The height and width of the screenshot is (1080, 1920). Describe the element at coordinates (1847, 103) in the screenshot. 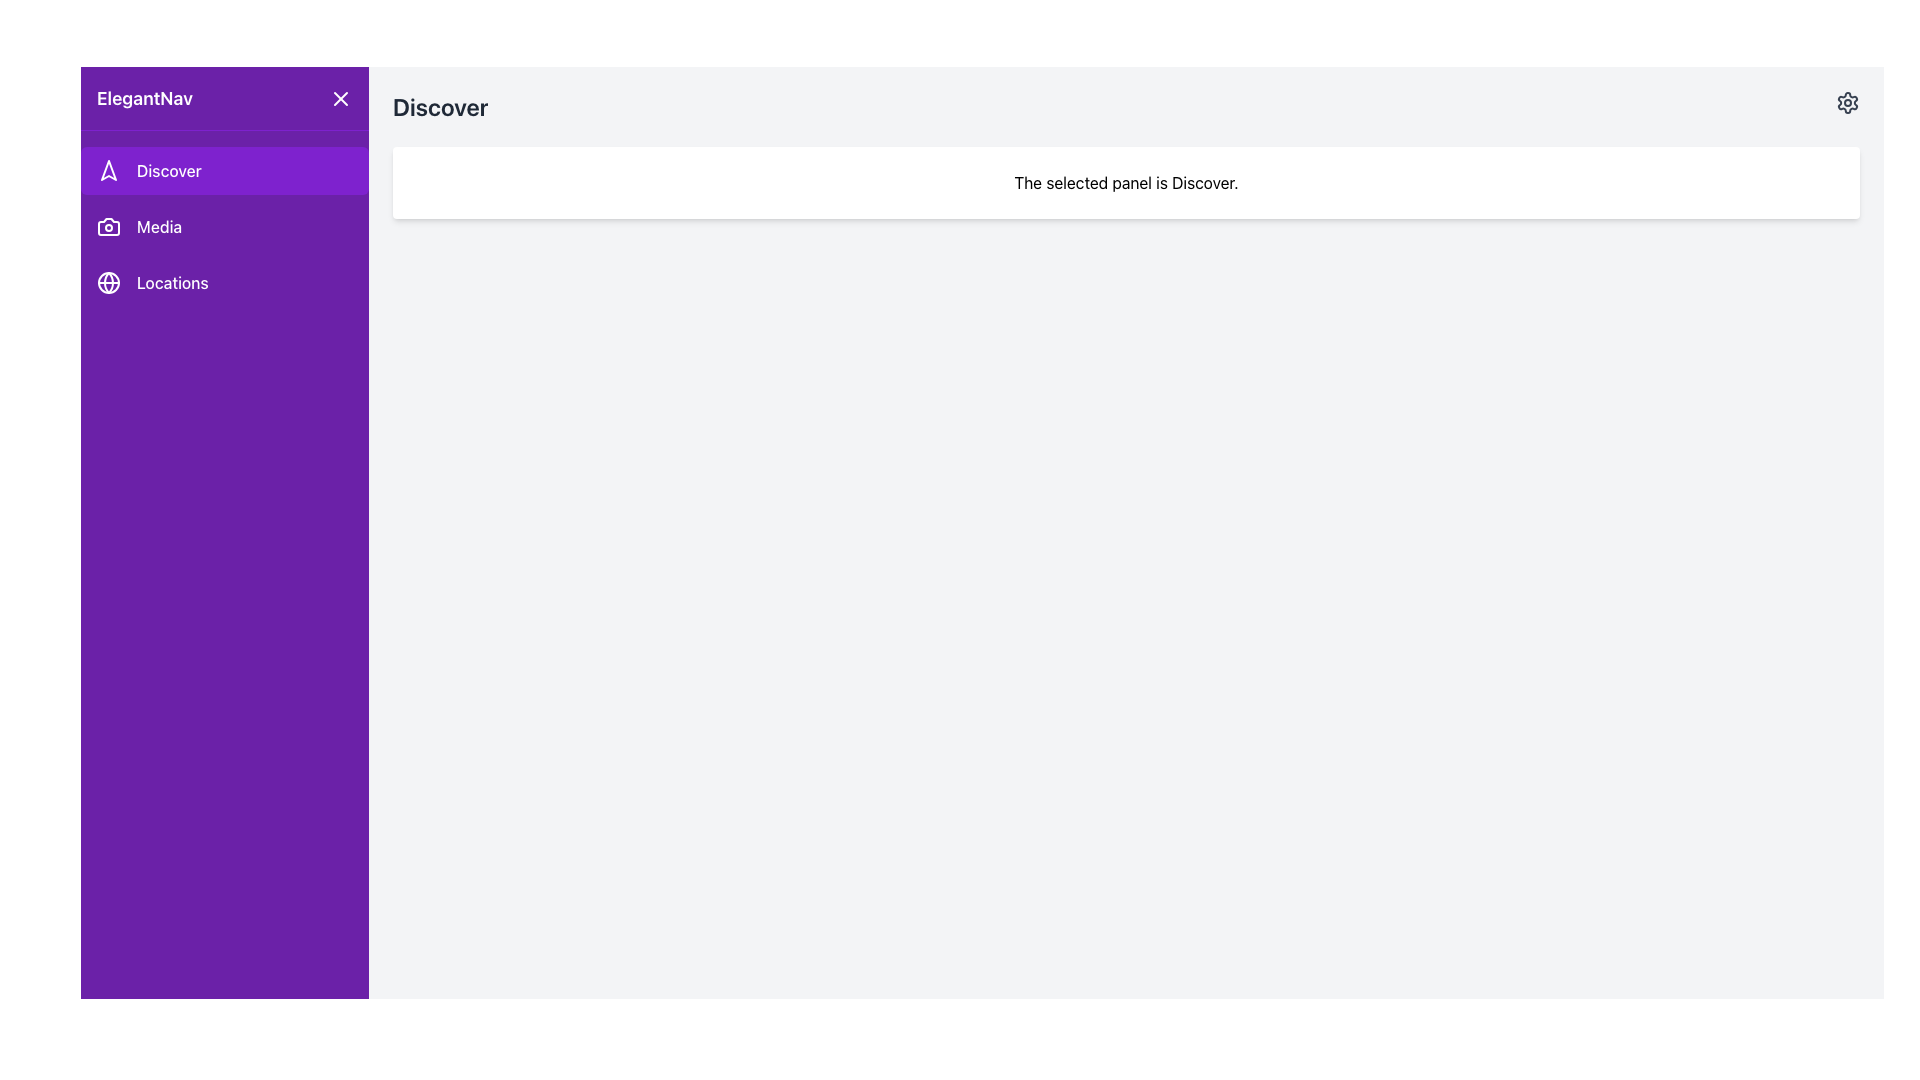

I see `the gear icon in the top-right corner of the main content area` at that location.